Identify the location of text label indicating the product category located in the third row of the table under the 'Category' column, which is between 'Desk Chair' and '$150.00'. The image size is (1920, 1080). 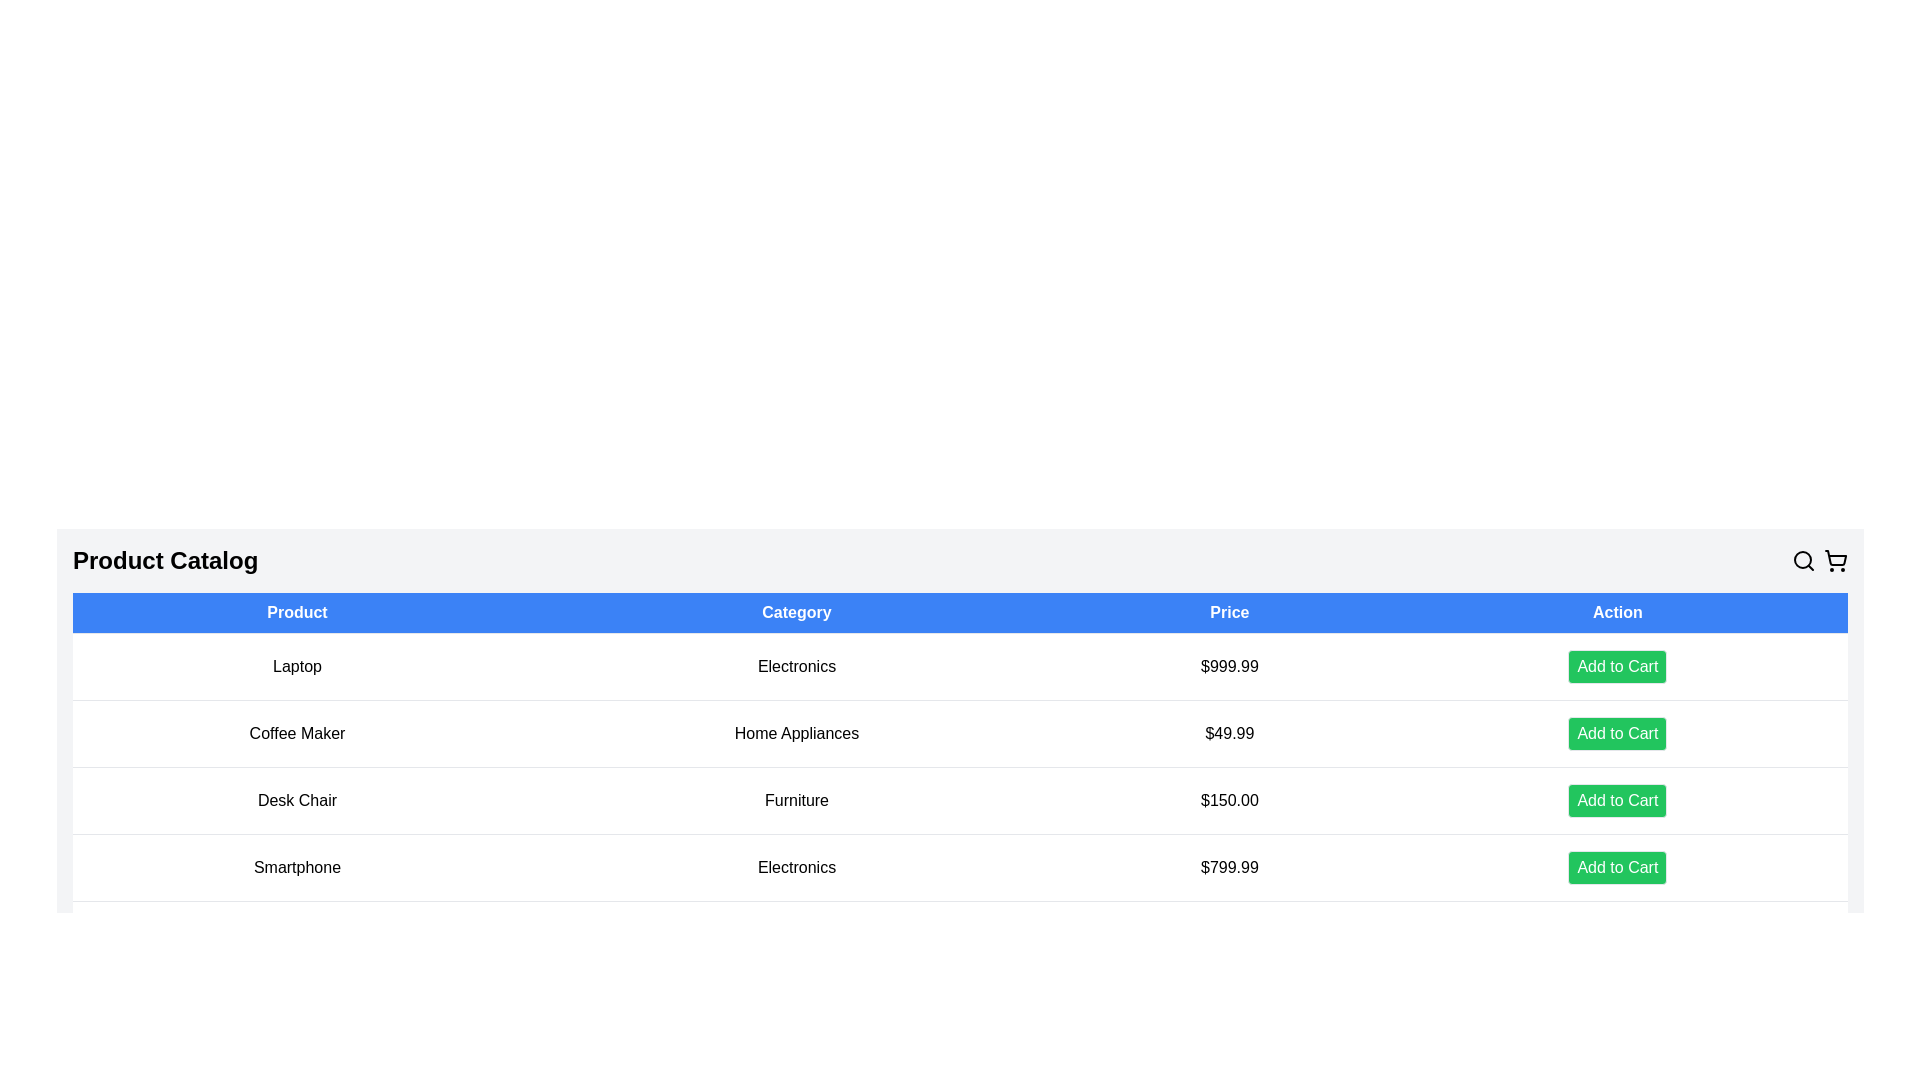
(795, 800).